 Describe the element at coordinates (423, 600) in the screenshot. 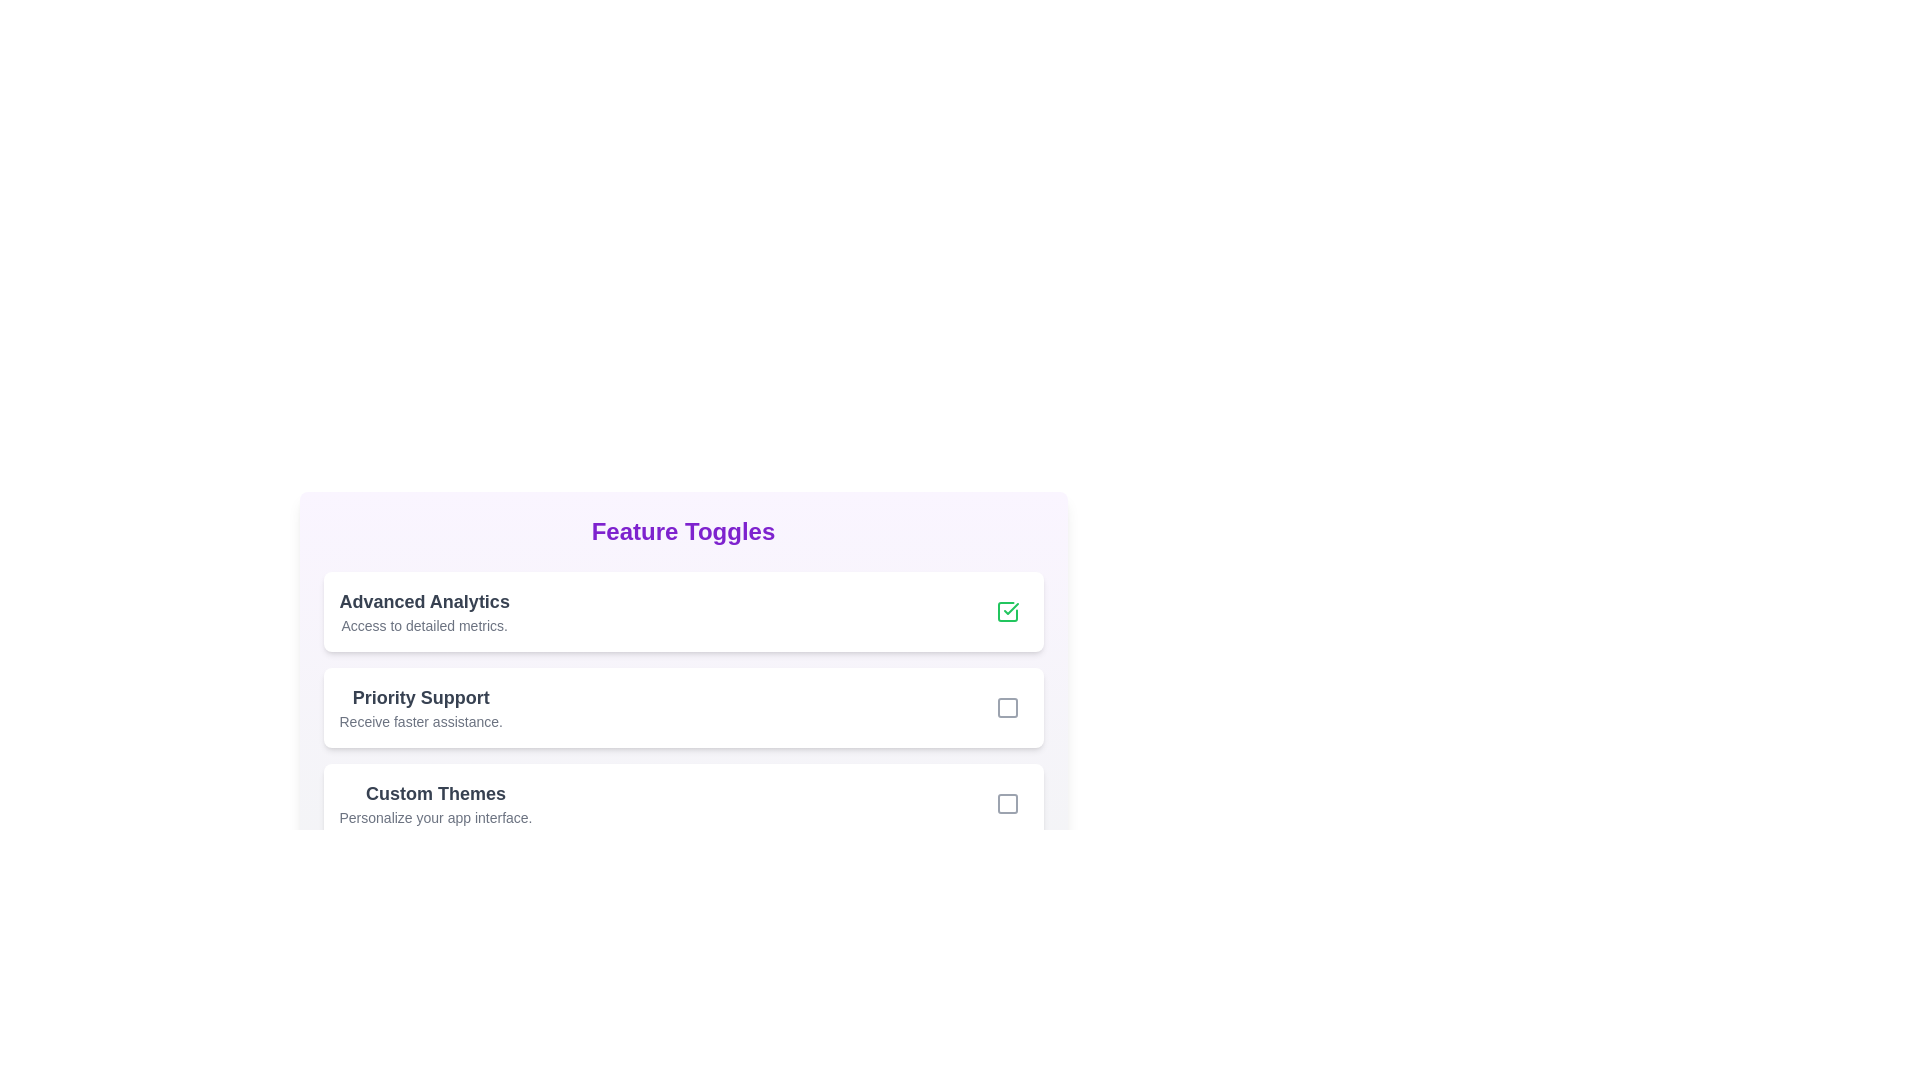

I see `the 'Advanced Analytics' text label, which serves as the title for the feature toggle section, located at the top of the list` at that location.